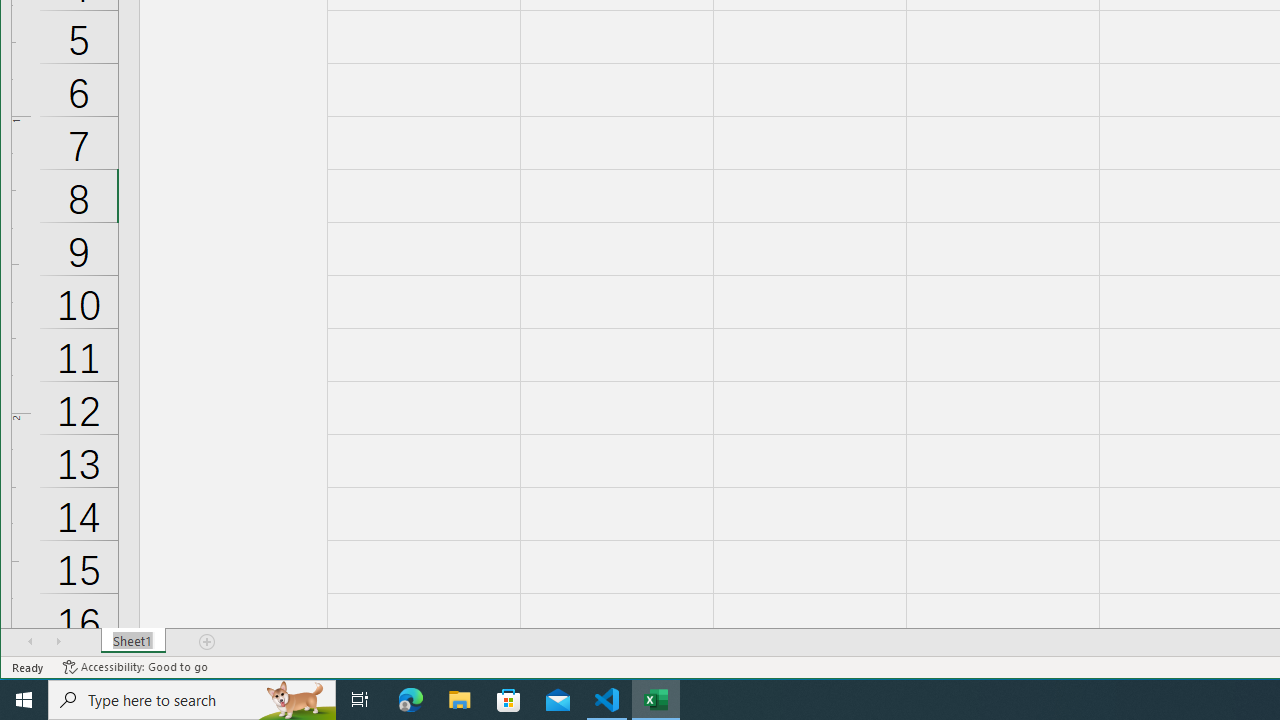 This screenshot has height=720, width=1280. I want to click on 'Start', so click(24, 698).